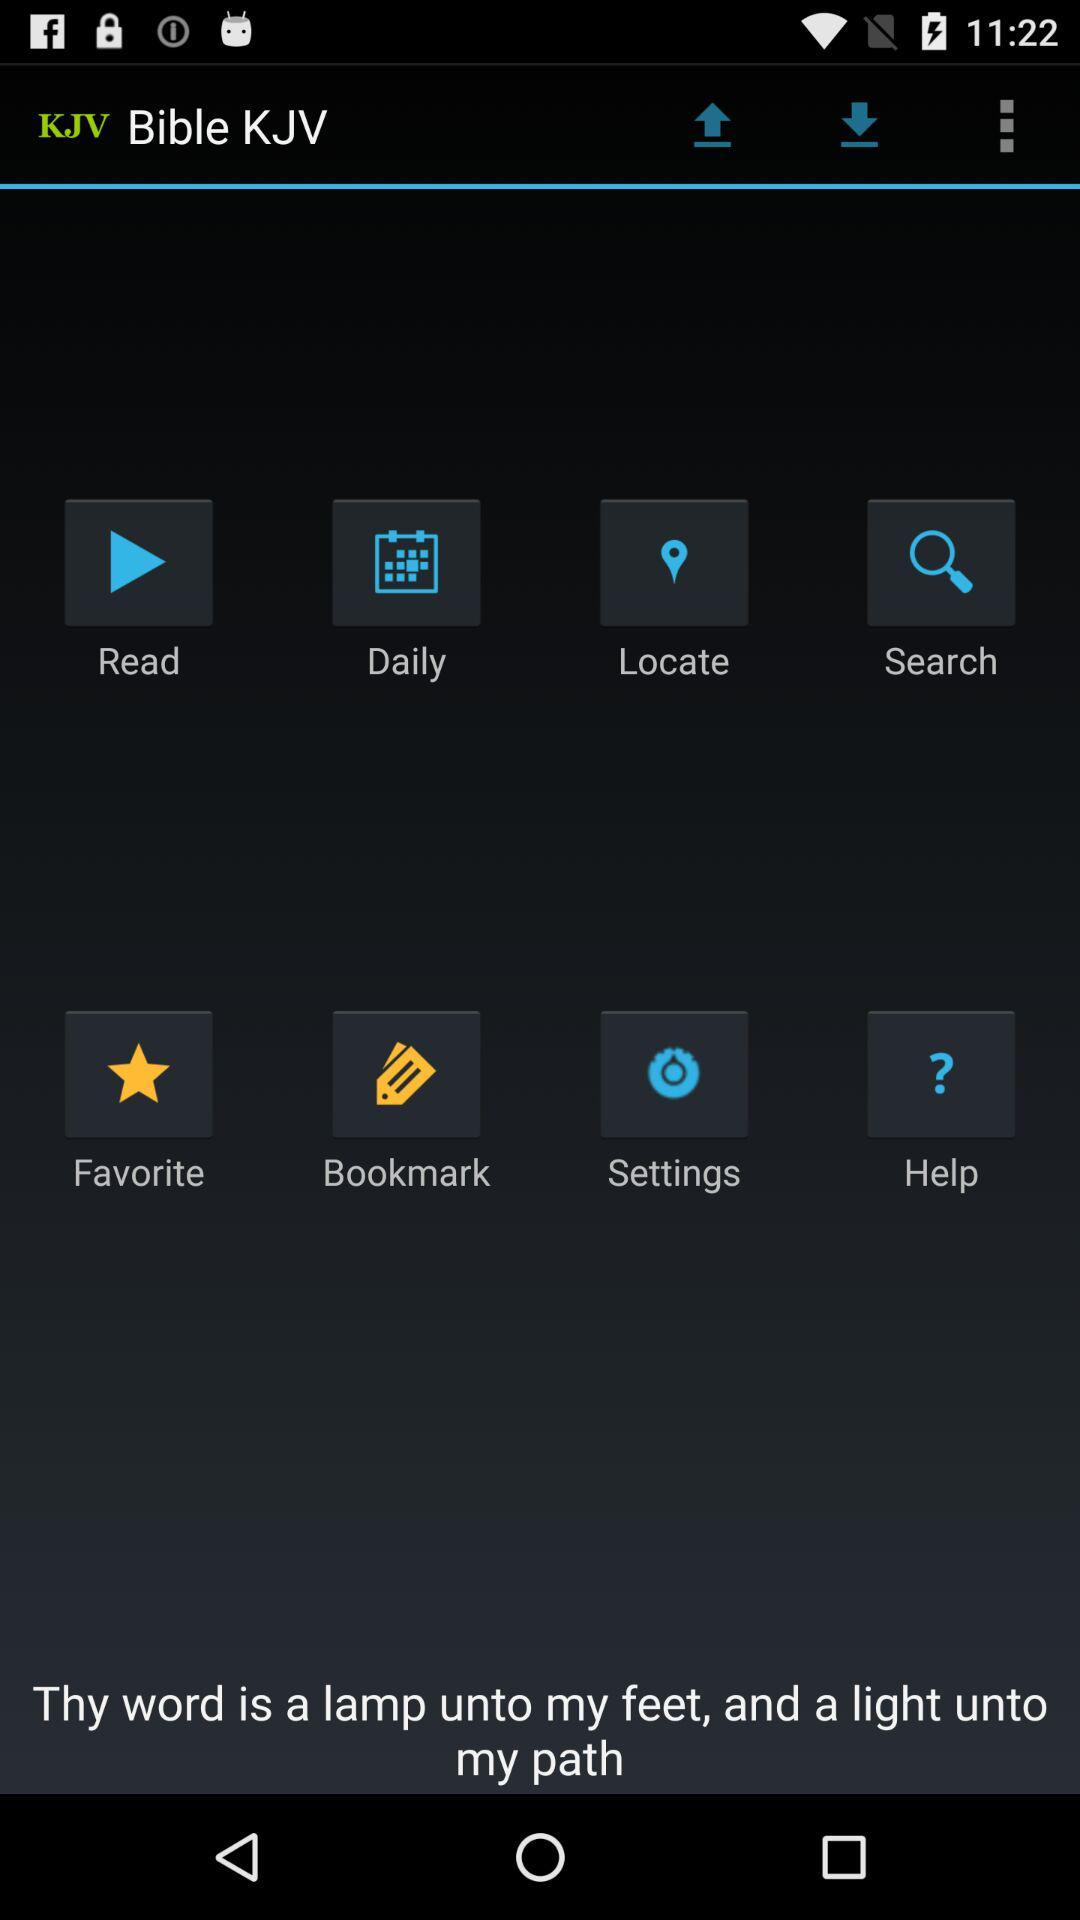 The width and height of the screenshot is (1080, 1920). Describe the element at coordinates (405, 600) in the screenshot. I see `the date_range icon` at that location.